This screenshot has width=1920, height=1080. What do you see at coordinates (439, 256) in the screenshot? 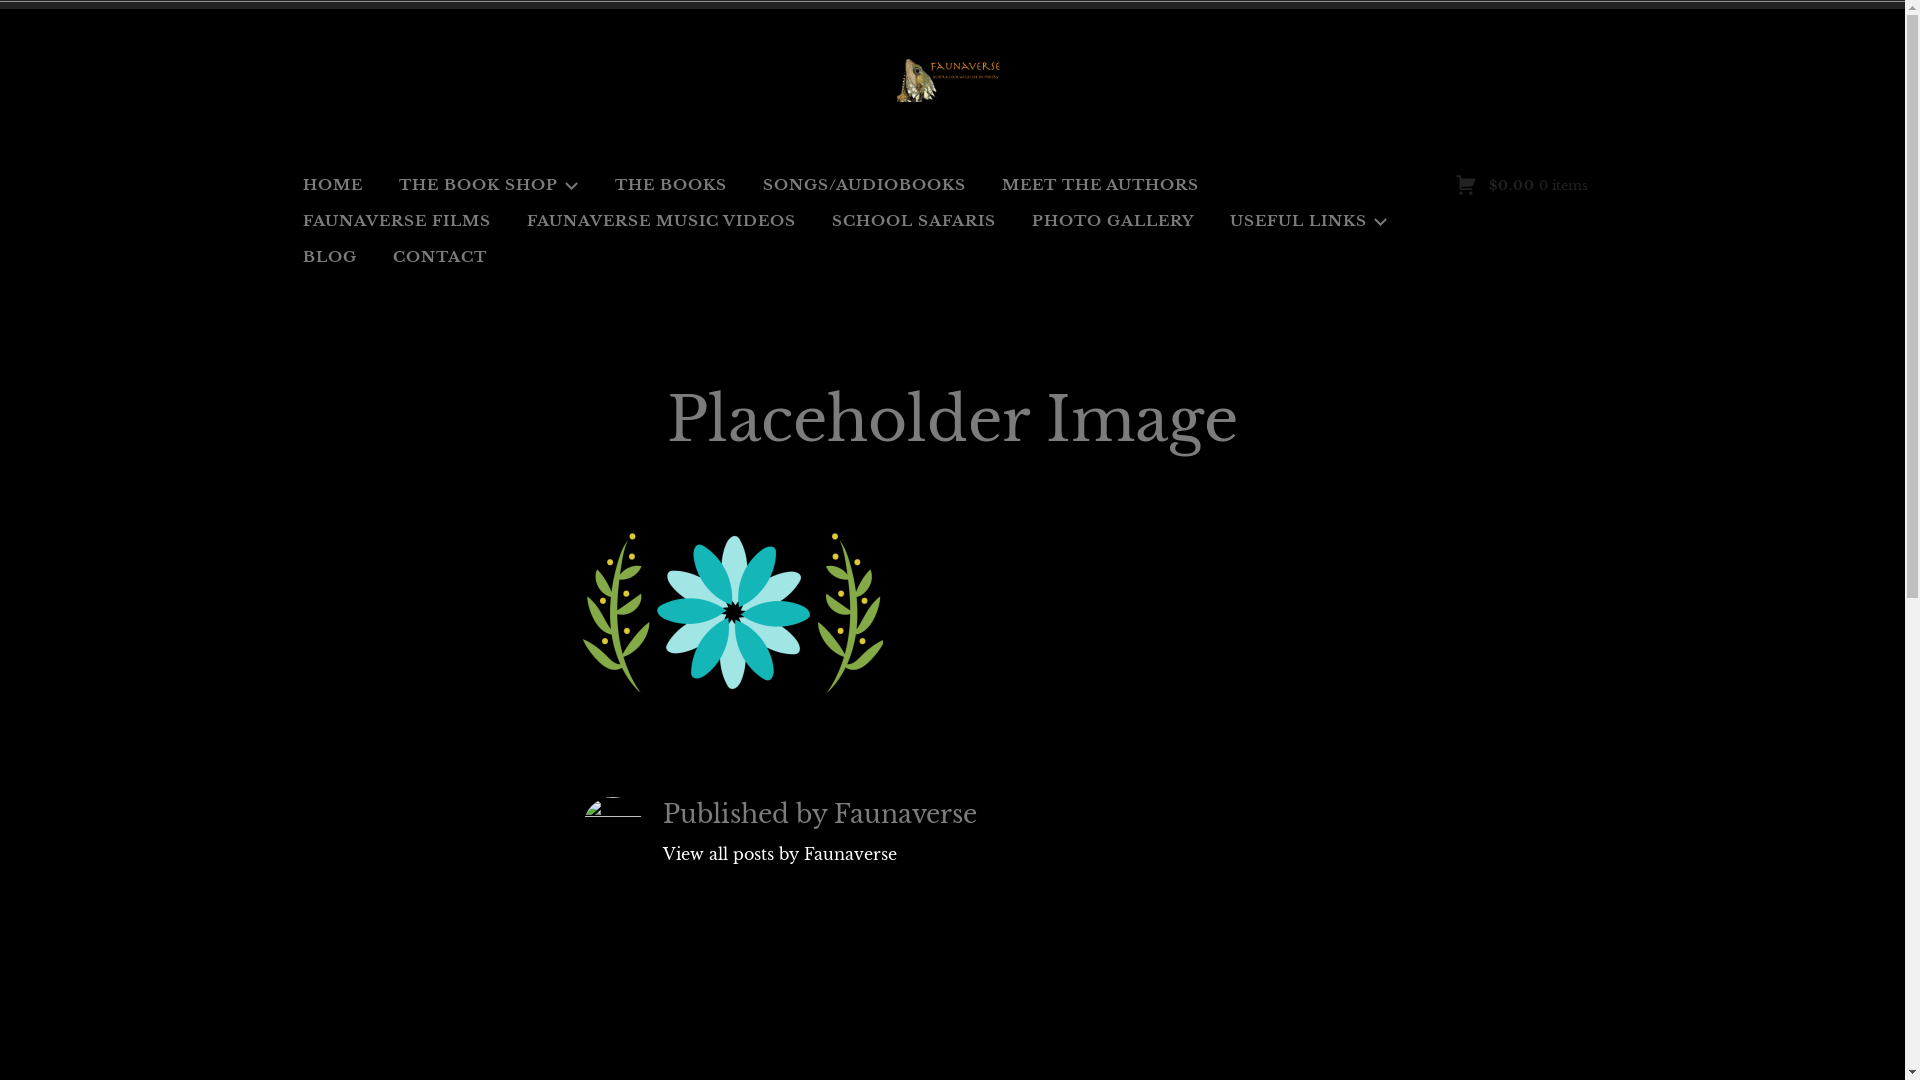
I see `'CONTACT'` at bounding box center [439, 256].